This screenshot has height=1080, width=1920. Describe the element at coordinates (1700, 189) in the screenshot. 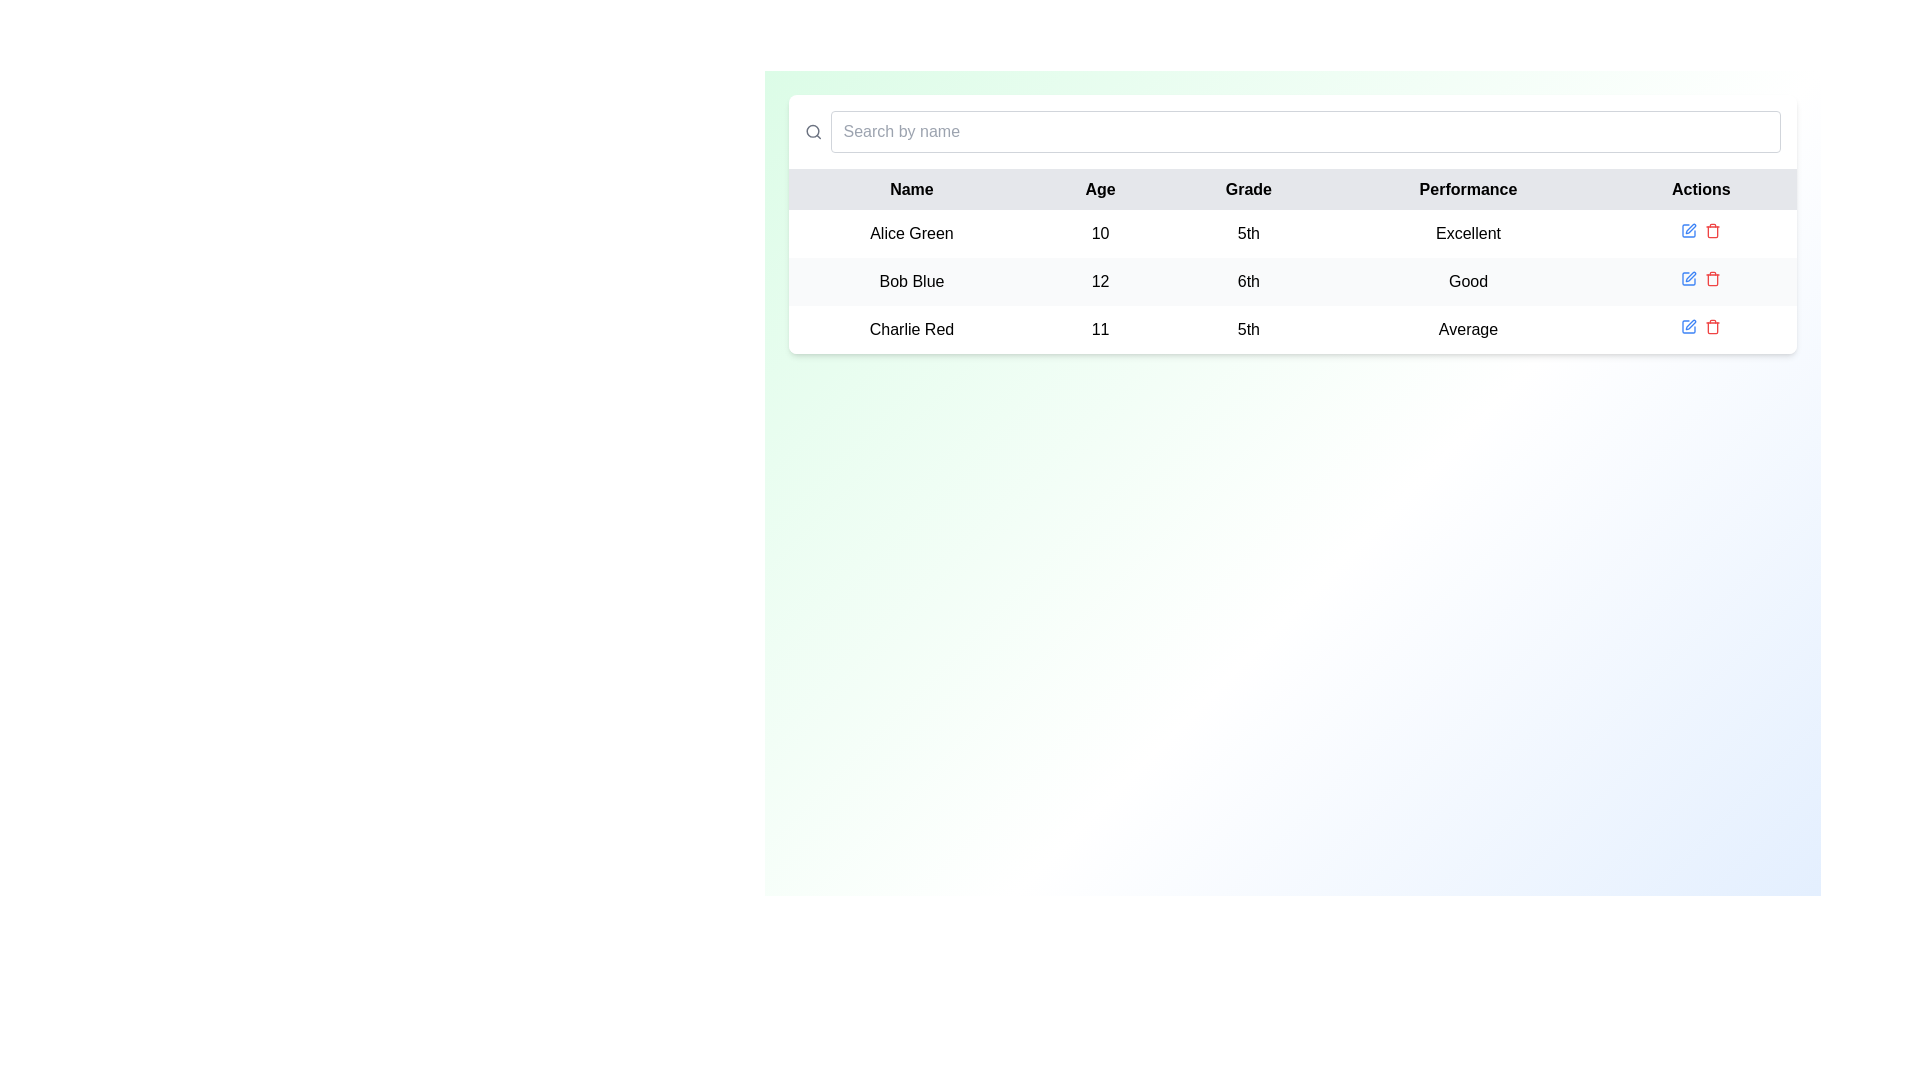

I see `the Table Header Cell labeled 'Actions', which is the fifth cell in the header row of the table, featuring a gray background and bold black text` at that location.